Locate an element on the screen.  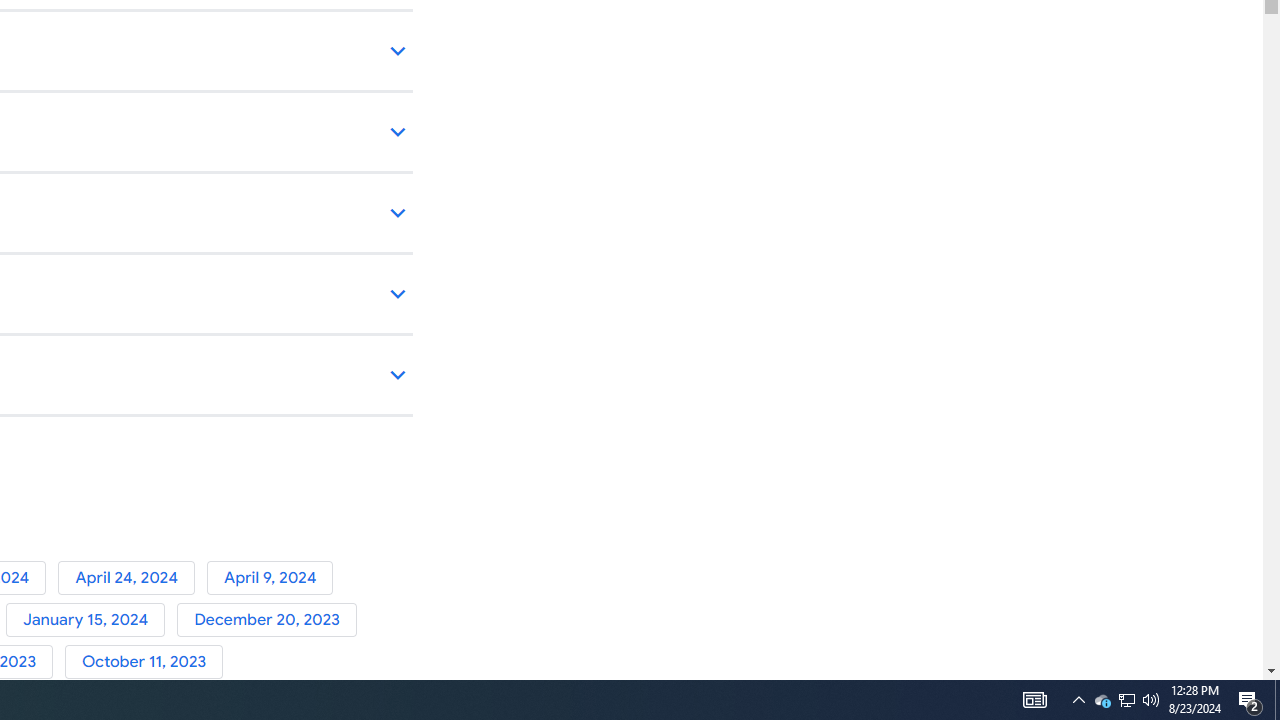
'April 9, 2024' is located at coordinates (272, 577).